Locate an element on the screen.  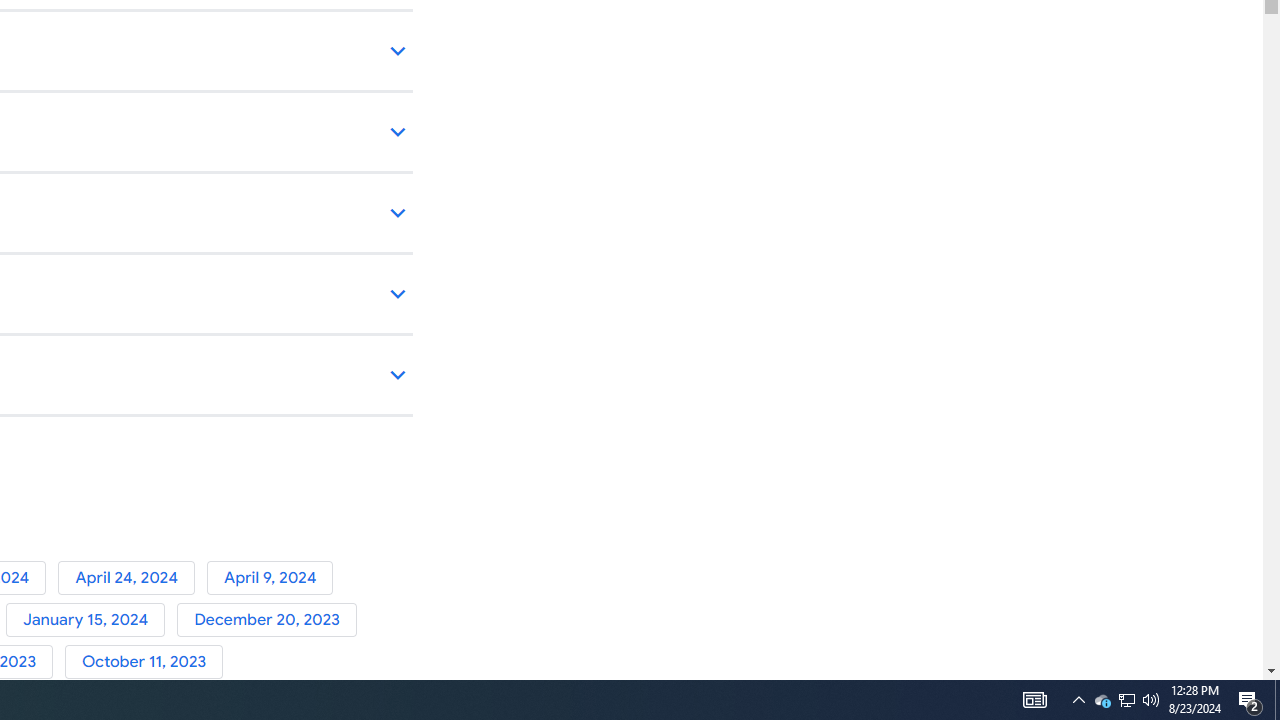
'April 9, 2024' is located at coordinates (272, 577).